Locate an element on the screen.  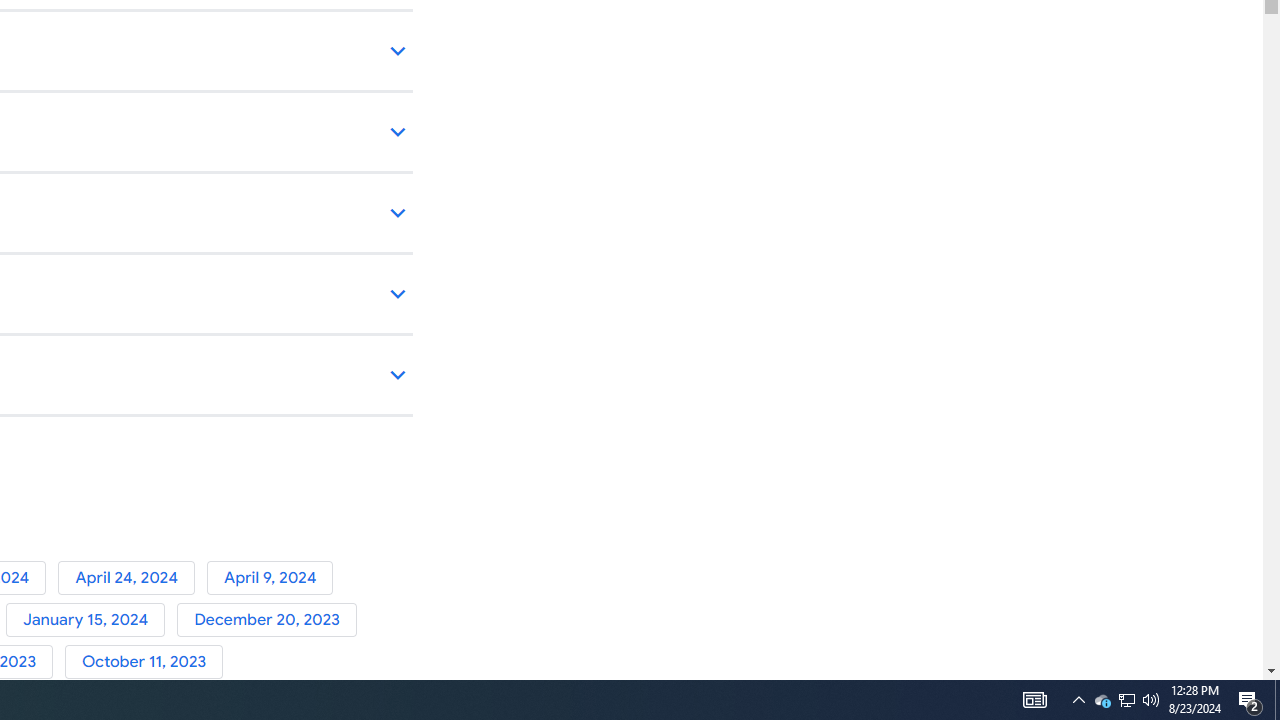
'April 9, 2024' is located at coordinates (272, 577).